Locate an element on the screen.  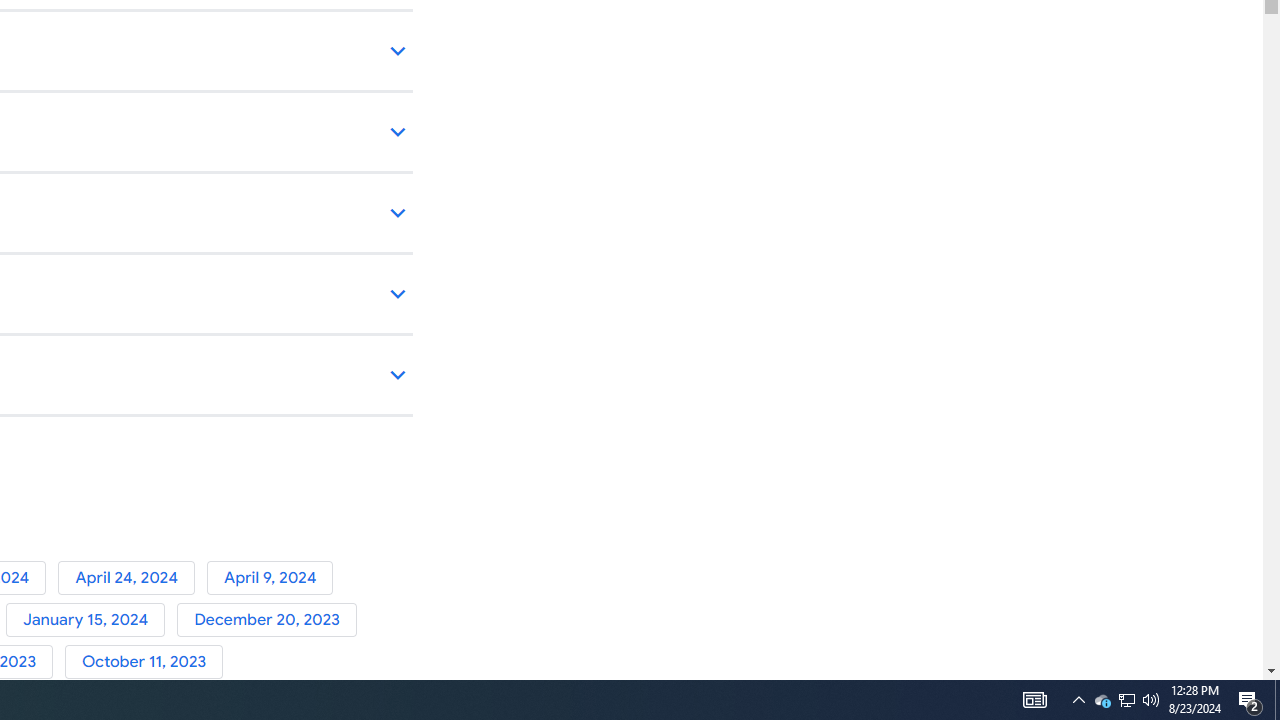
'April 9, 2024' is located at coordinates (272, 577).